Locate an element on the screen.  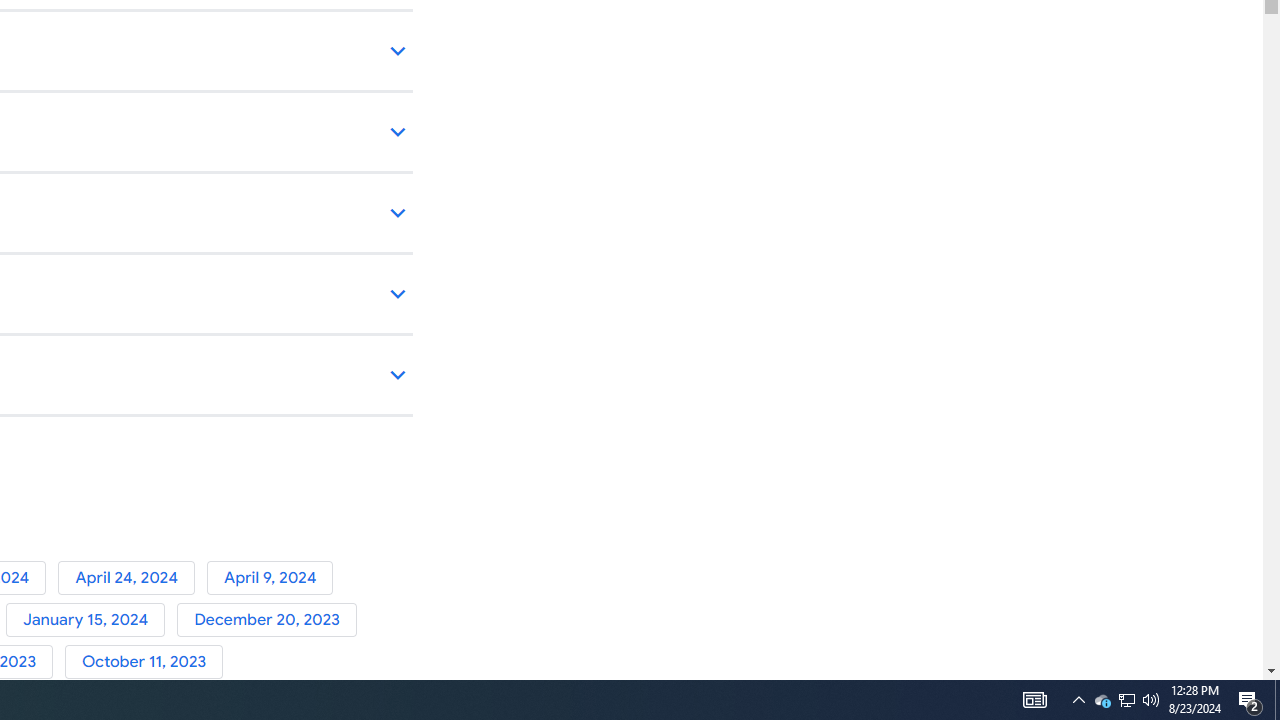
'April 9, 2024' is located at coordinates (272, 577).